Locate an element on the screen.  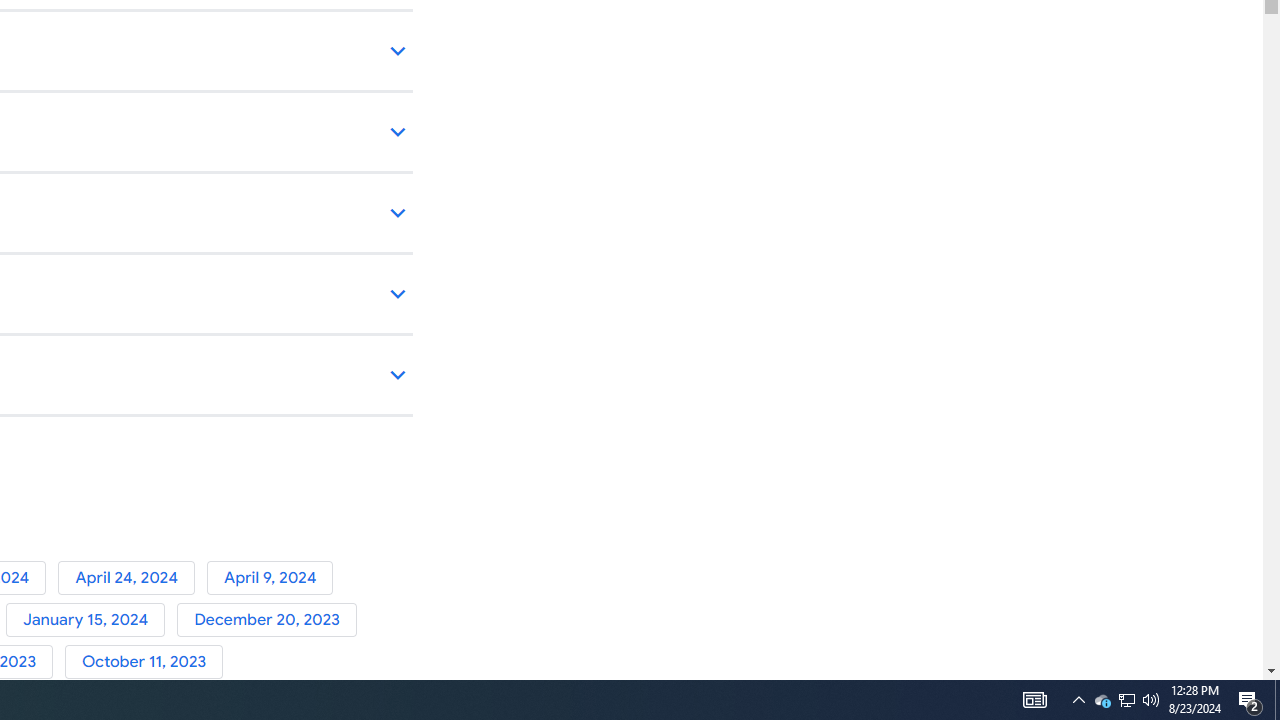
'April 9, 2024' is located at coordinates (272, 577).